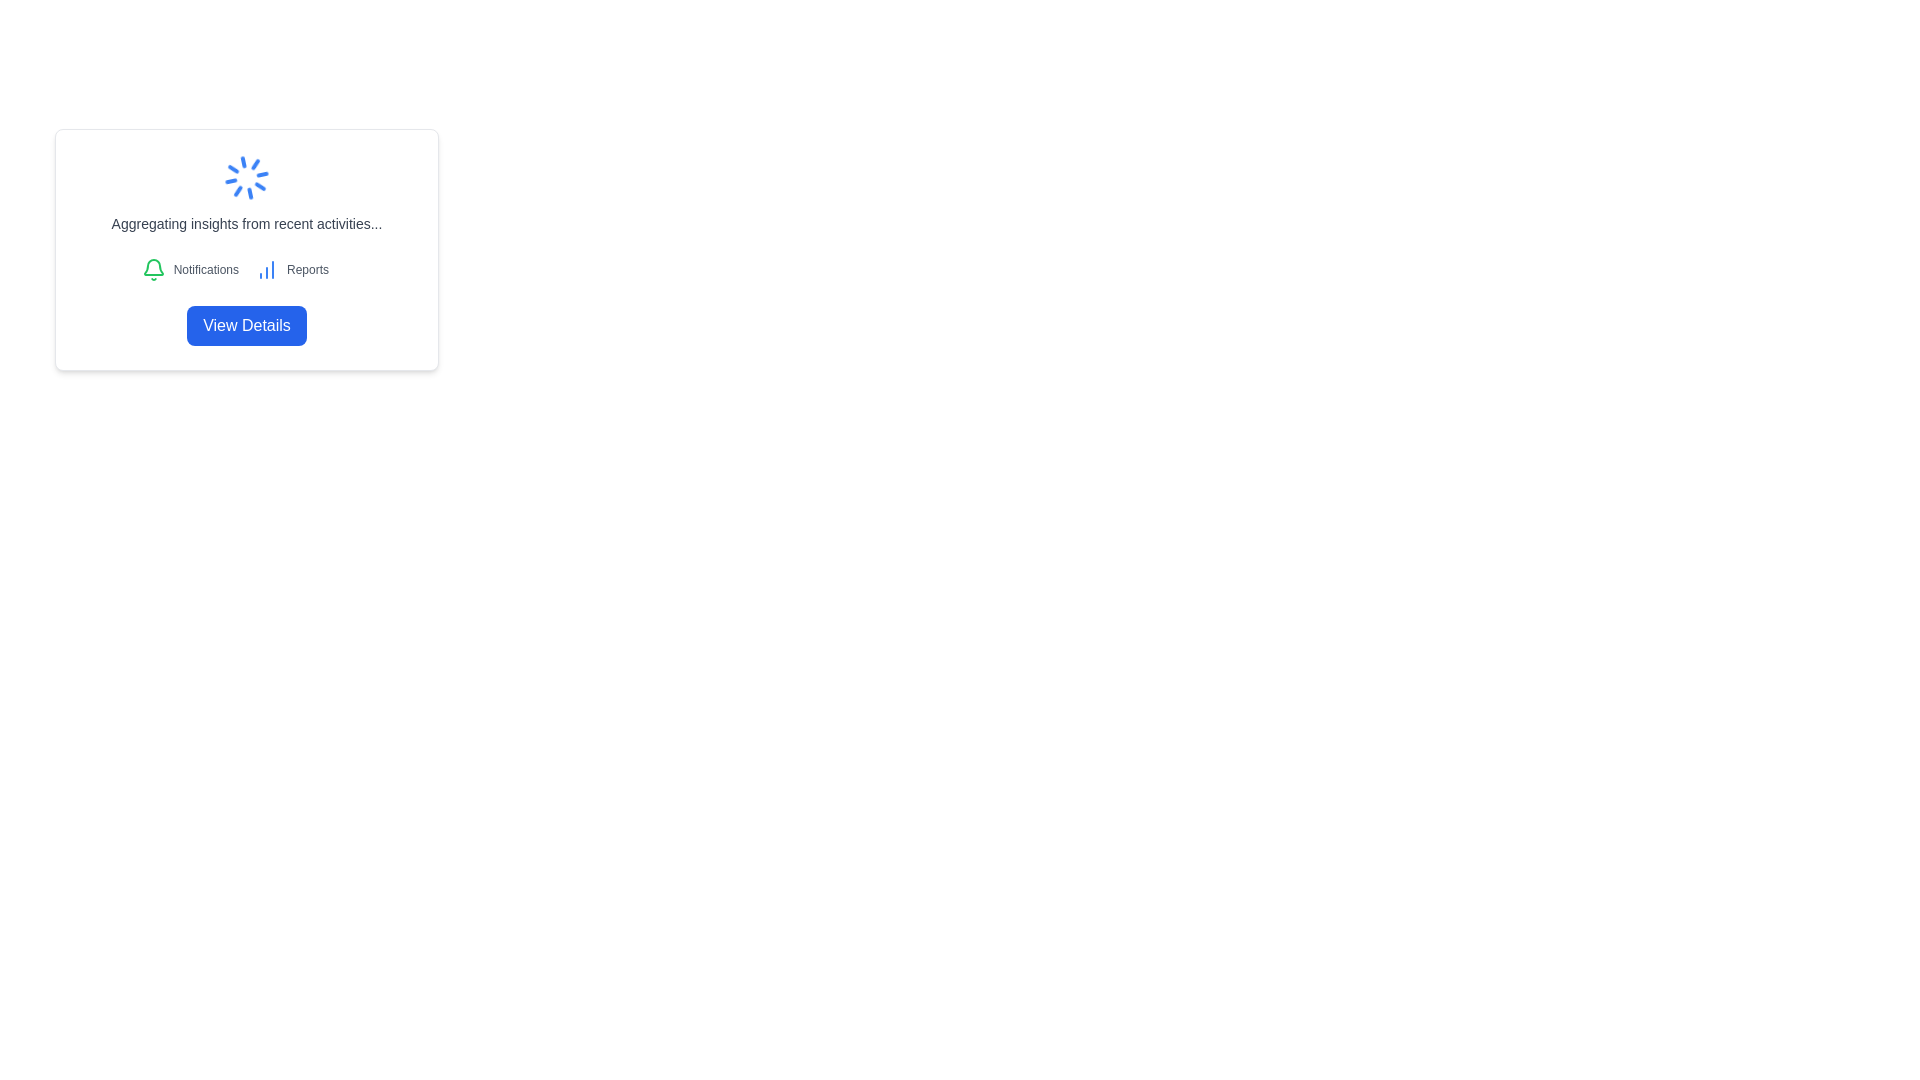 The height and width of the screenshot is (1080, 1920). Describe the element at coordinates (190, 270) in the screenshot. I see `the 'Notifications' label with the green bell icon, which is the first item in the grid layout located at the top-left corner` at that location.